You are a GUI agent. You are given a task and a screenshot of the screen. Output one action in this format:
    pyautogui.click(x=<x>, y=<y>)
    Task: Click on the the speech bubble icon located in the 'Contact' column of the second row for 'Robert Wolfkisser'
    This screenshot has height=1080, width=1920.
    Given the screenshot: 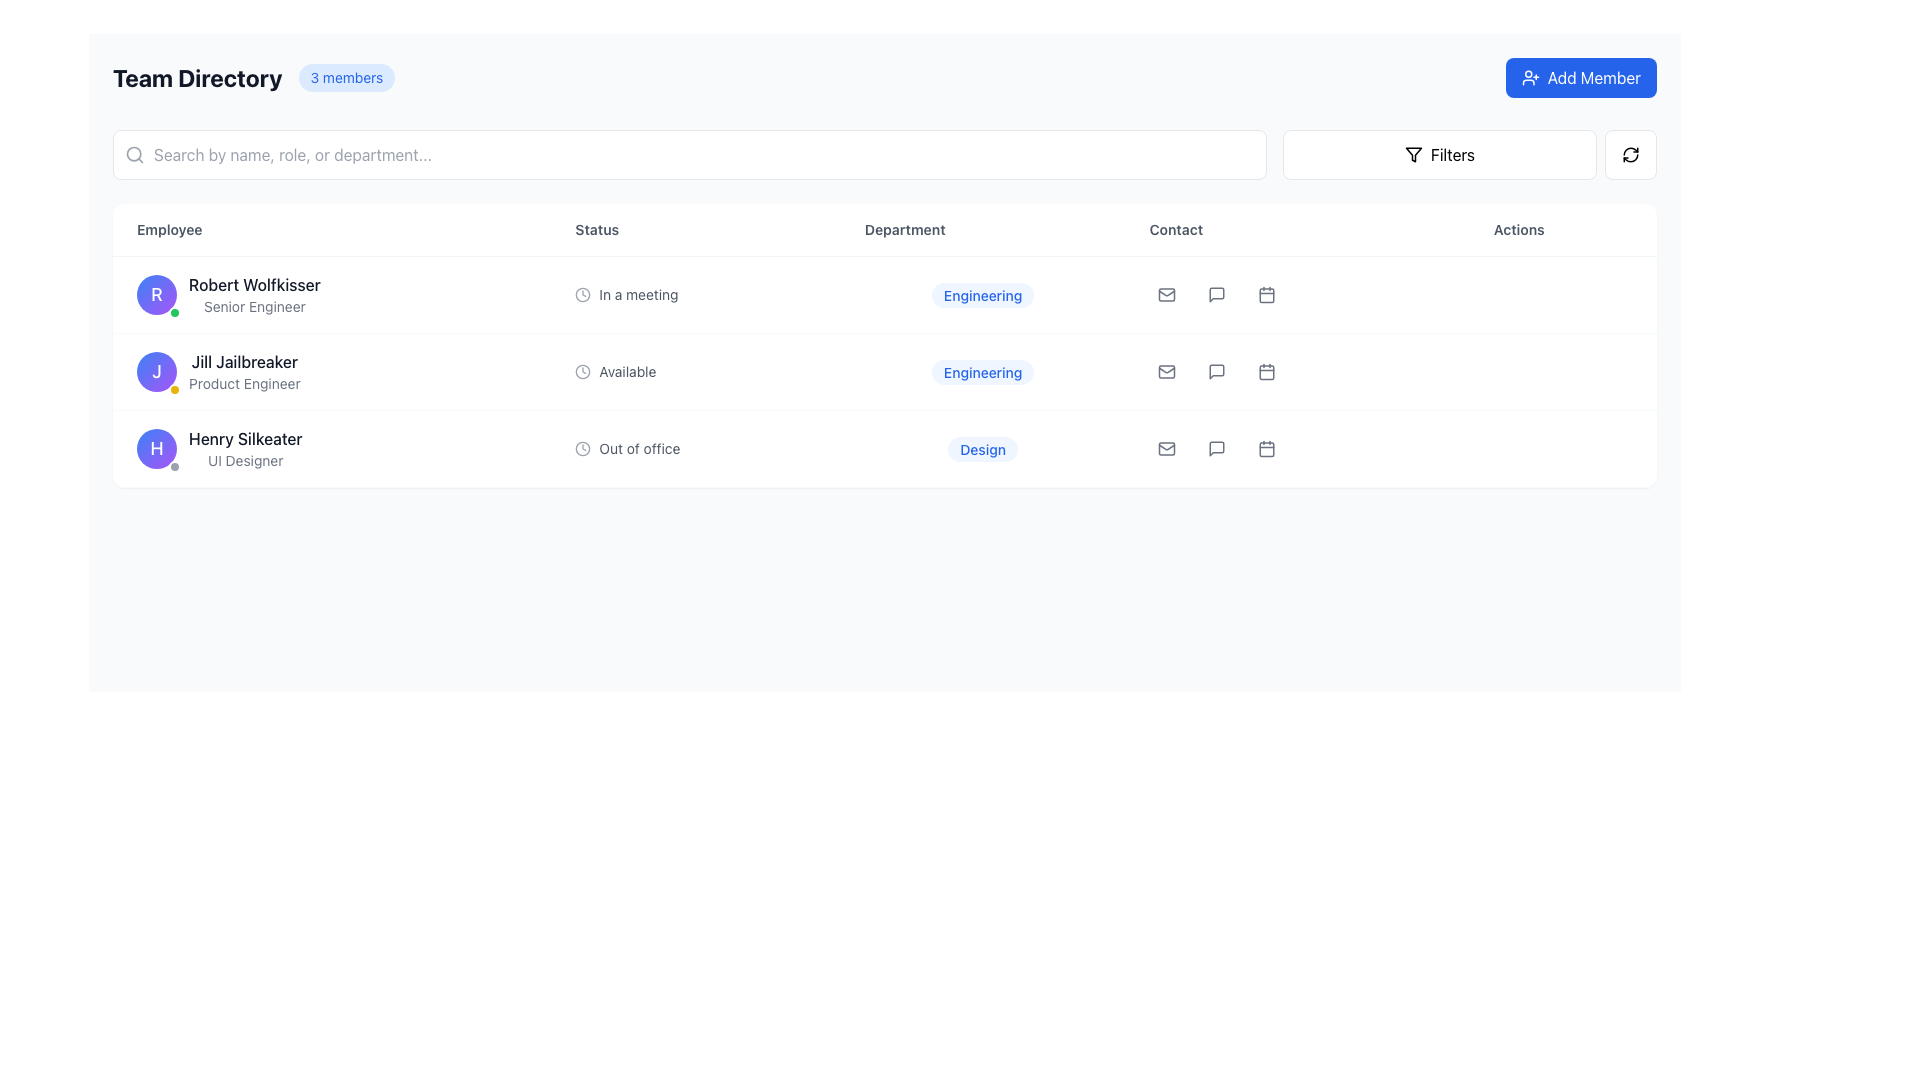 What is the action you would take?
    pyautogui.click(x=1215, y=294)
    